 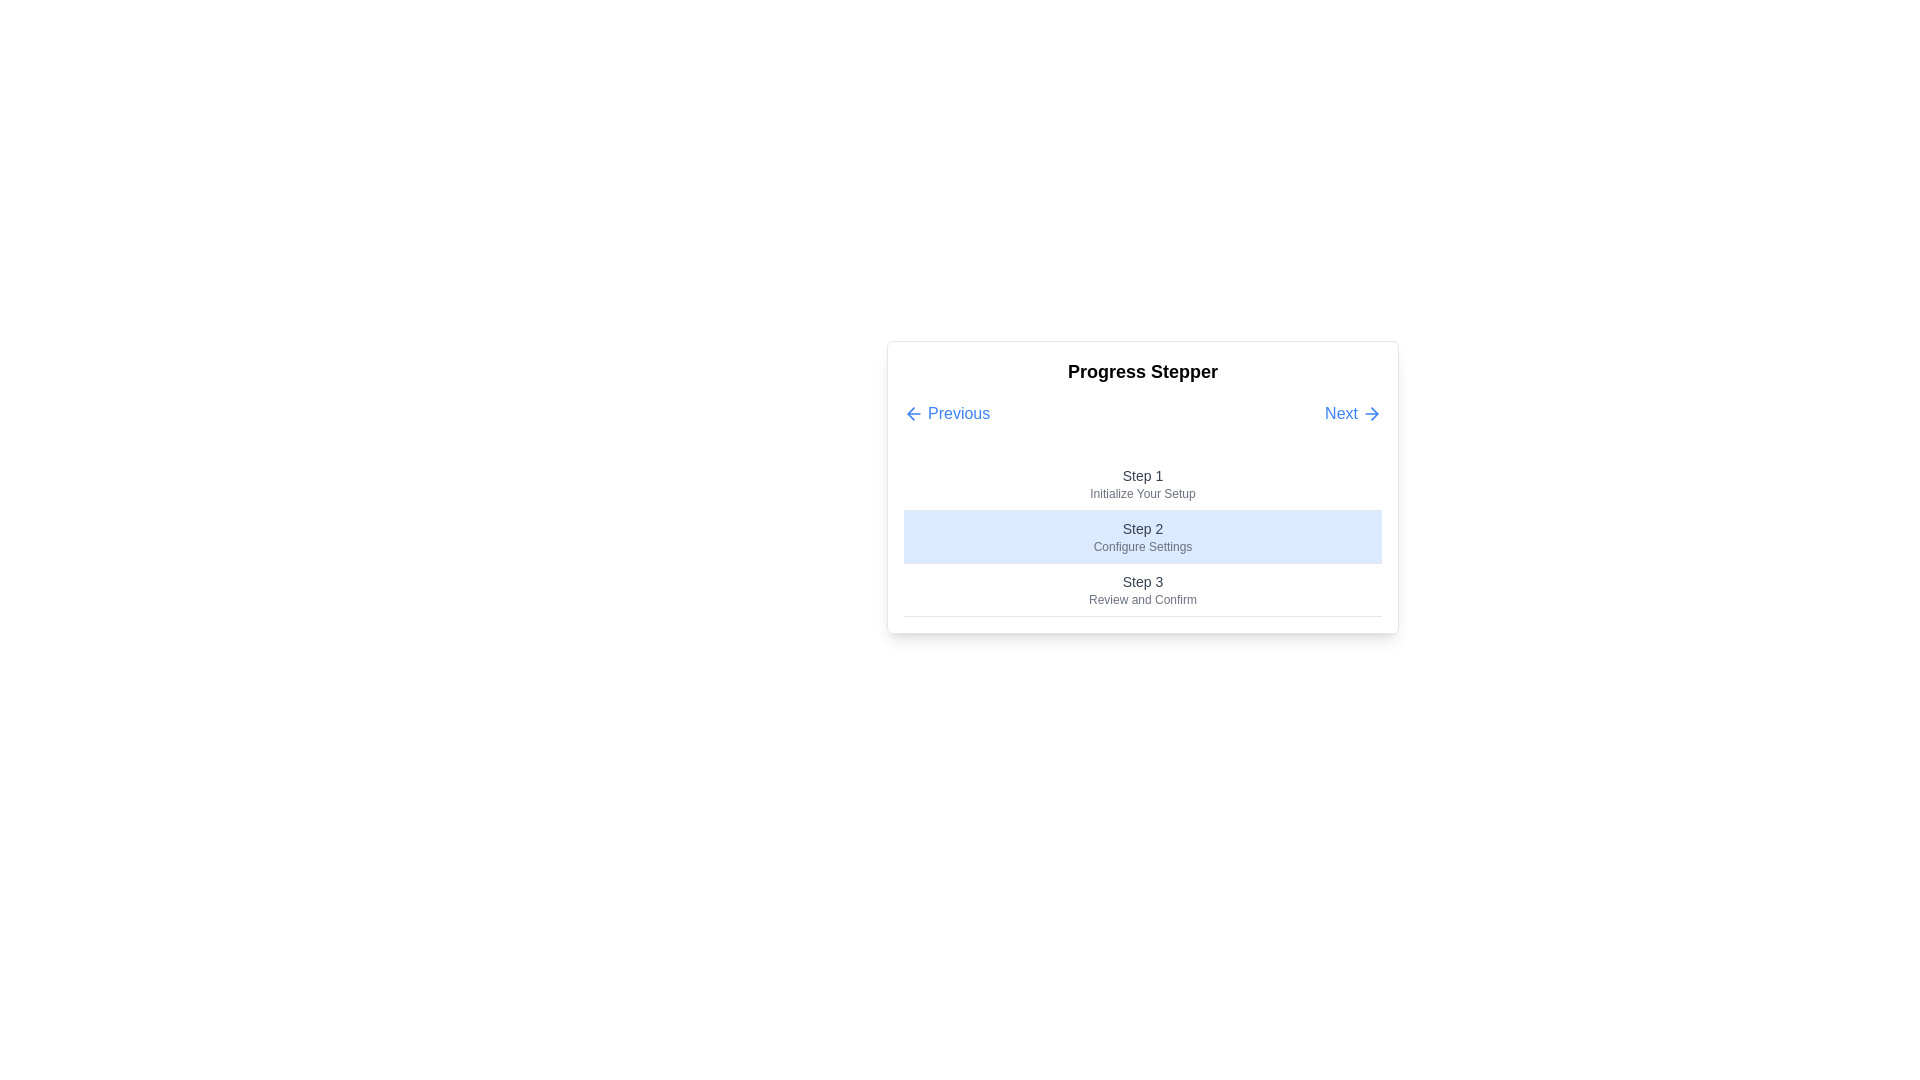 What do you see at coordinates (1142, 536) in the screenshot?
I see `the active step in the stepper component, which is the second step in the vertical sequence, to indicate the current progress in the workflow` at bounding box center [1142, 536].